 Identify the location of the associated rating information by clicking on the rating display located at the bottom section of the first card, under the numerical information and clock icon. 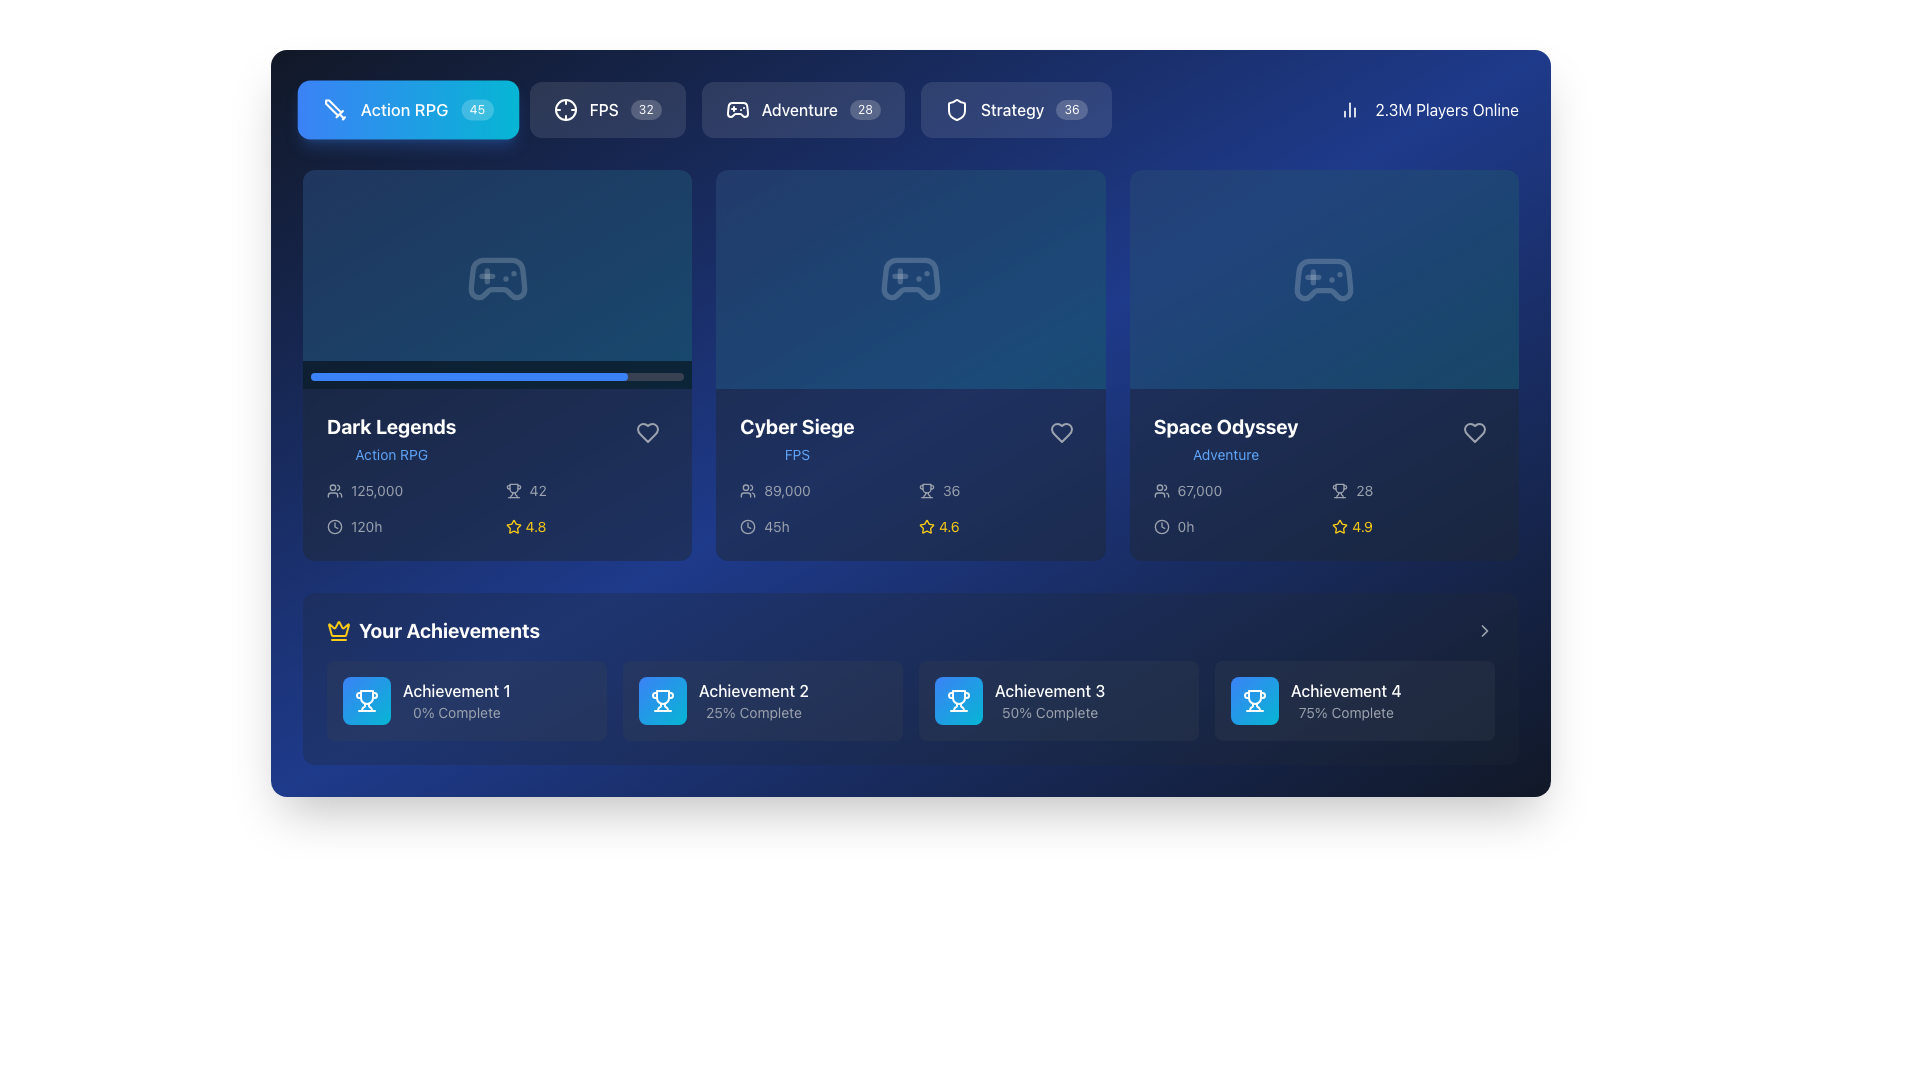
(585, 525).